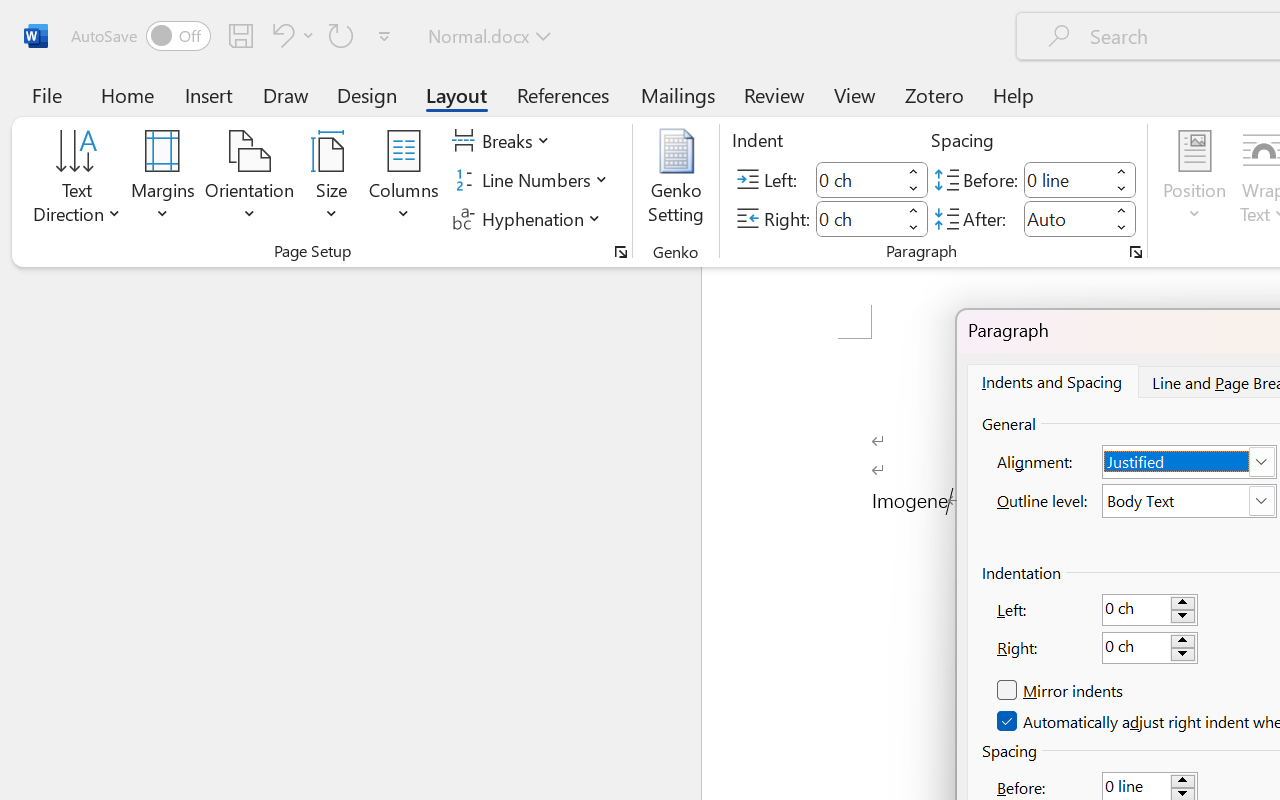 The image size is (1280, 800). I want to click on 'Help', so click(1013, 94).